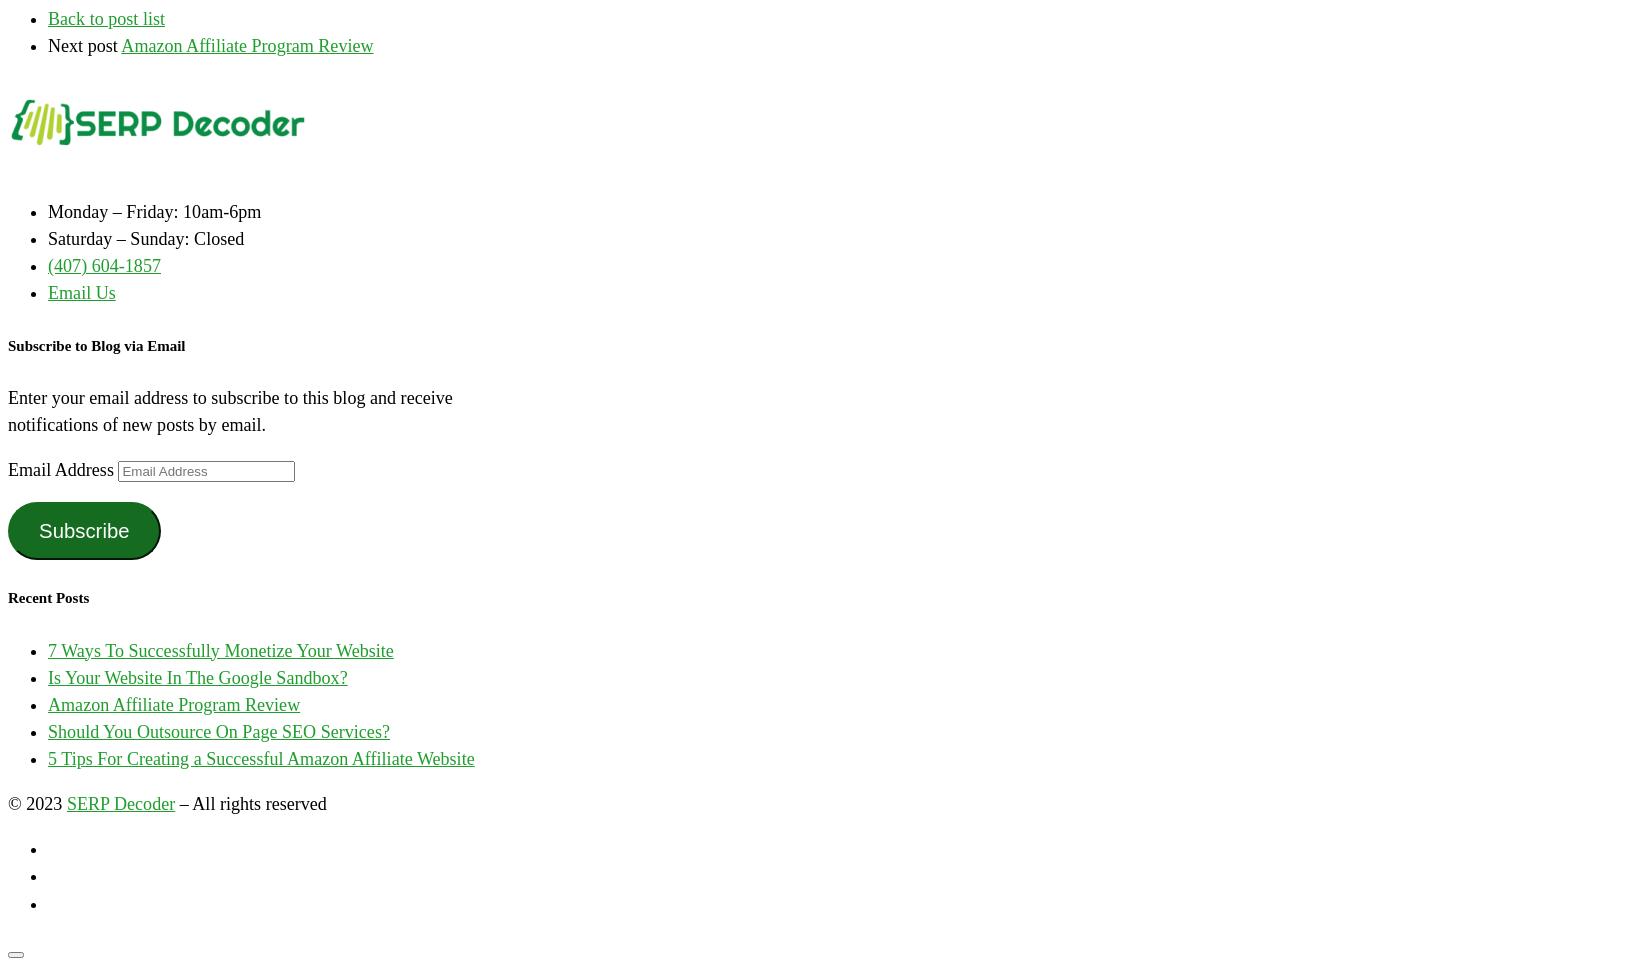 This screenshot has height=966, width=1628. Describe the element at coordinates (119, 804) in the screenshot. I see `'SERP Decoder'` at that location.